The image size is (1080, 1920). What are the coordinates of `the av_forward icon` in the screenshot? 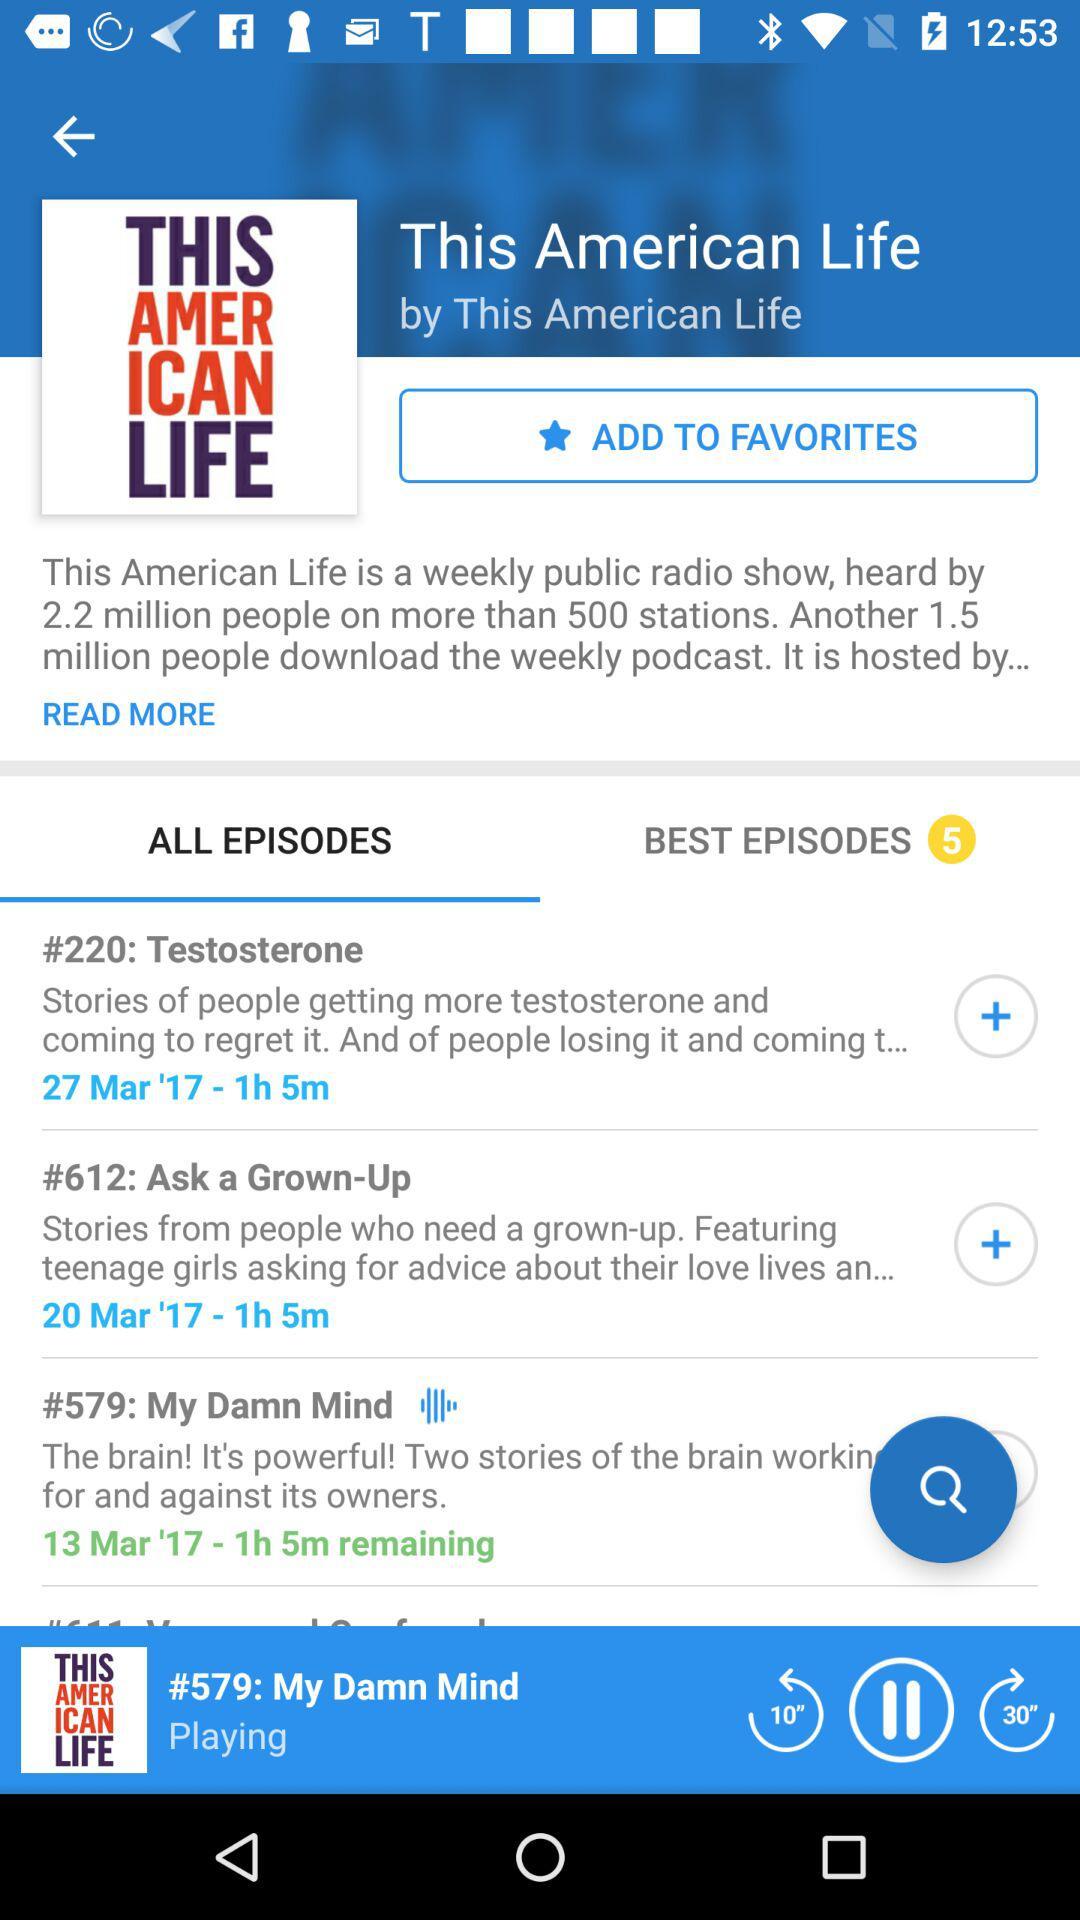 It's located at (1017, 1708).